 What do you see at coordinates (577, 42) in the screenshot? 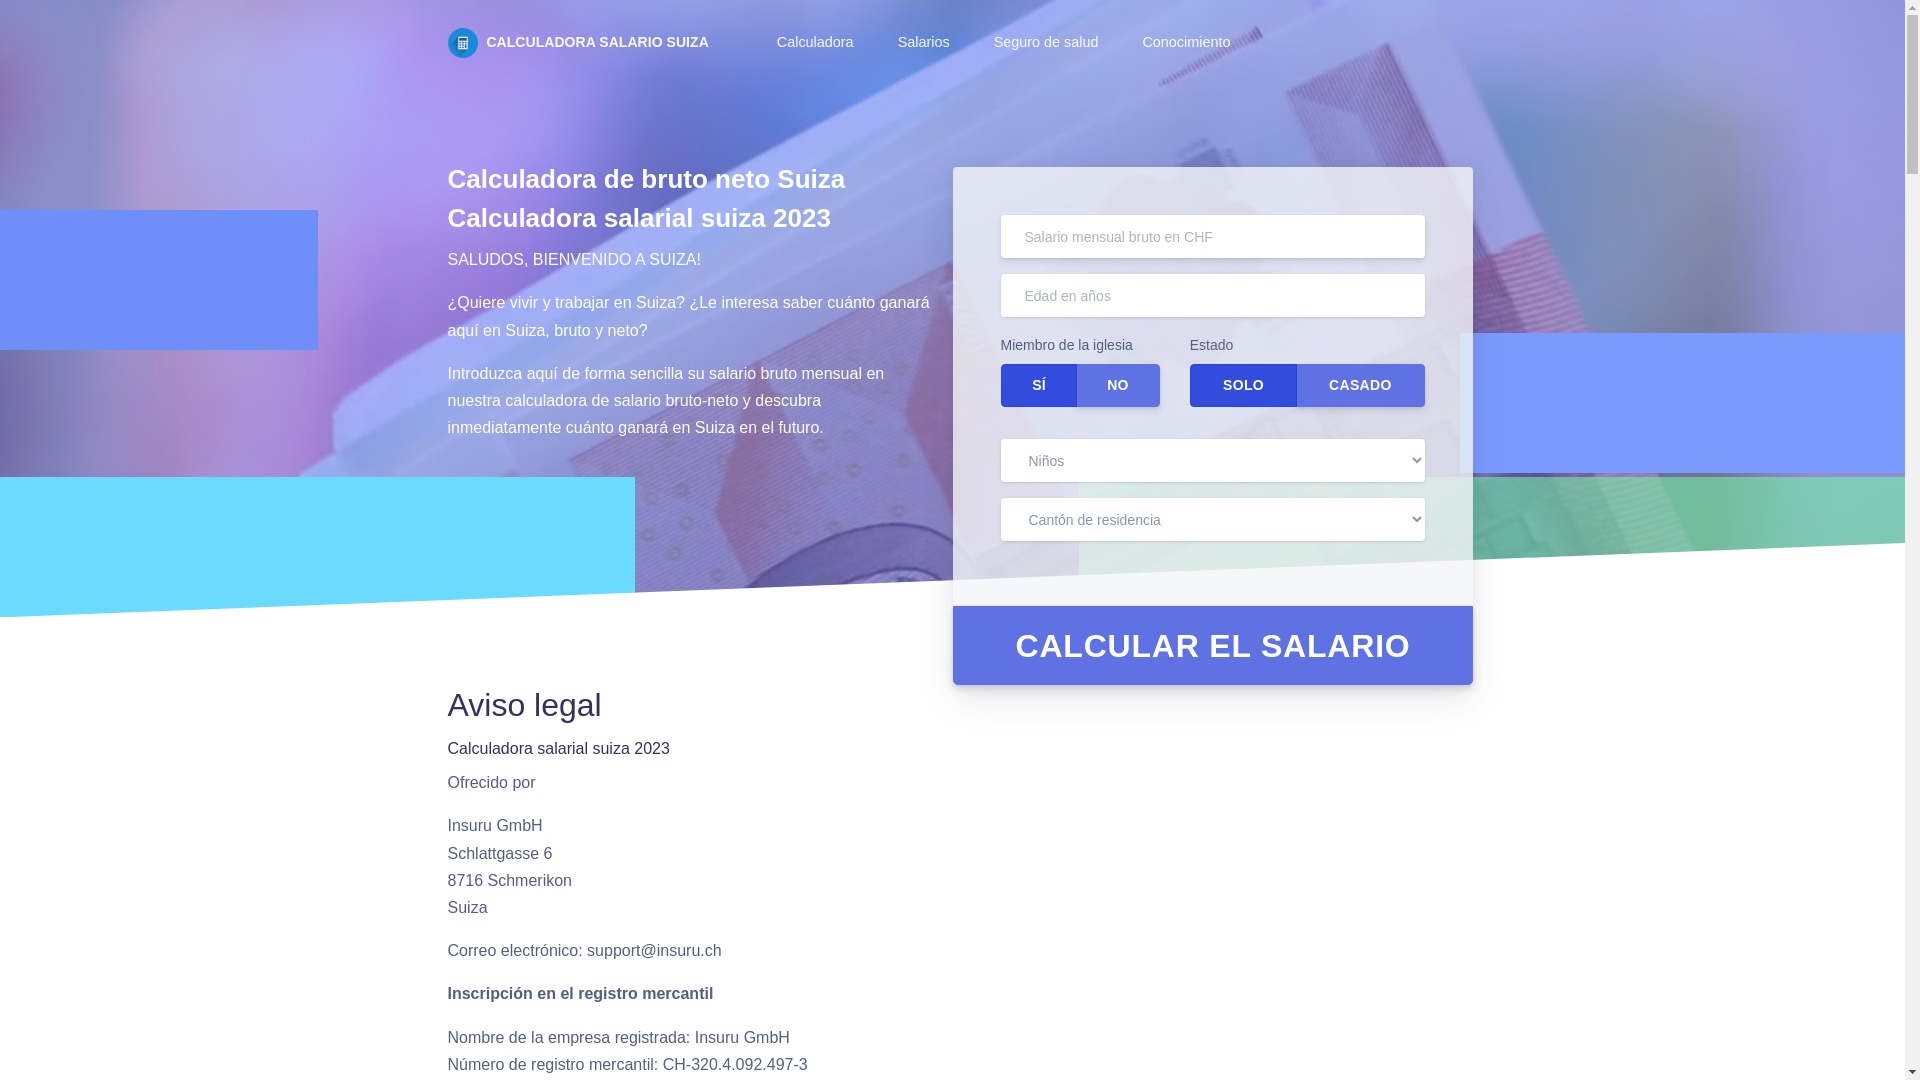
I see `'CALCULADORA SALARIO SUIZA'` at bounding box center [577, 42].